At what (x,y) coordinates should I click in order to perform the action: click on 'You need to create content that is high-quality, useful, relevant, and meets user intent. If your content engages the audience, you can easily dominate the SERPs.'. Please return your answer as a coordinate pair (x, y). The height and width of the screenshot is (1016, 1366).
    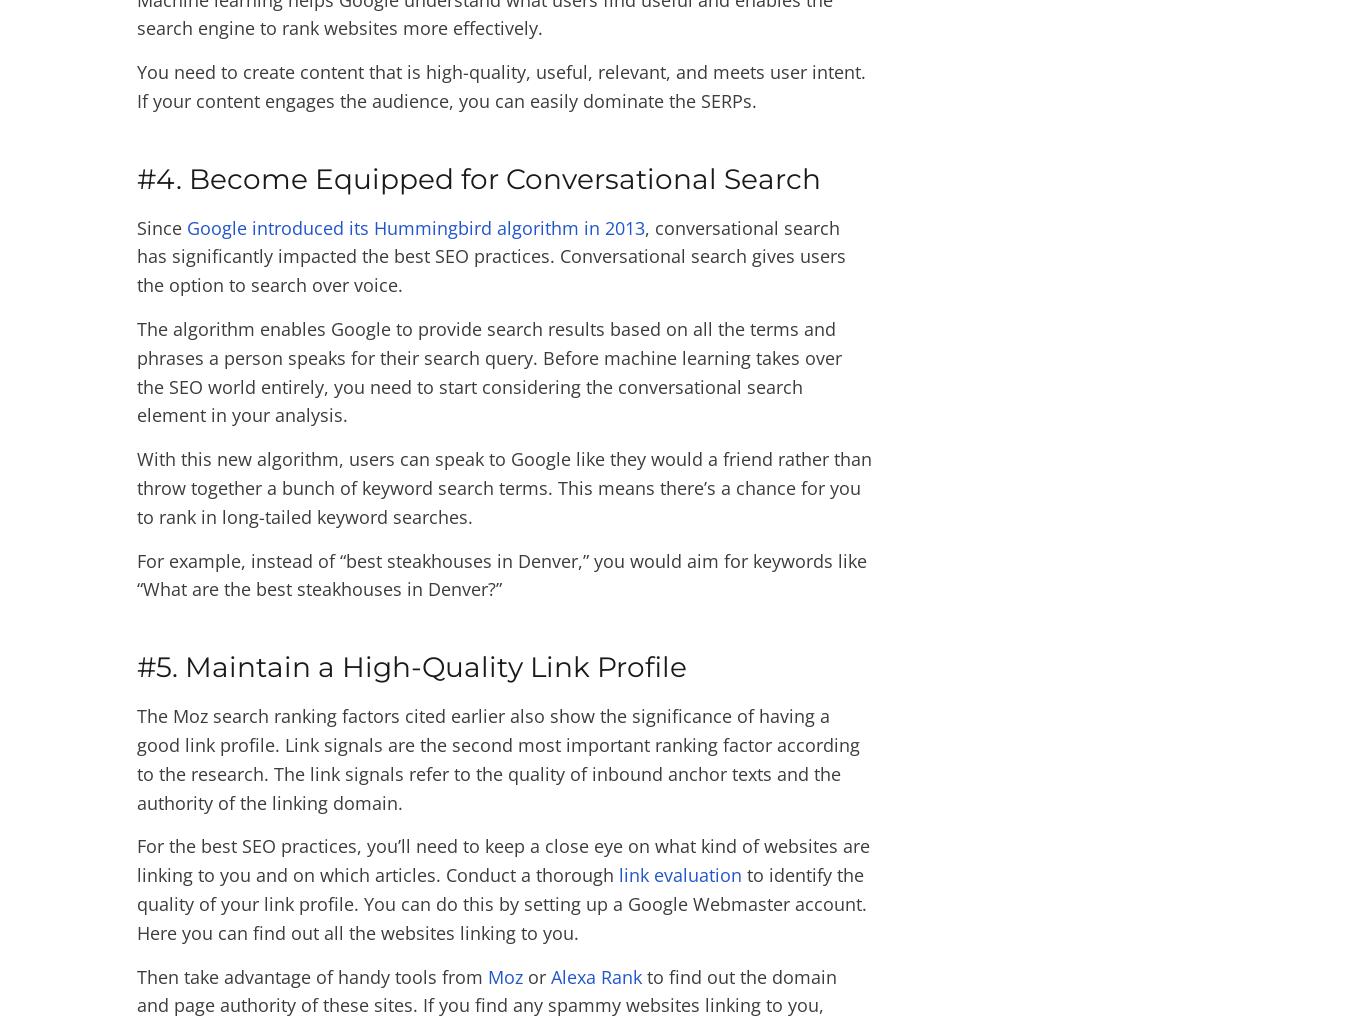
    Looking at the image, I should click on (136, 85).